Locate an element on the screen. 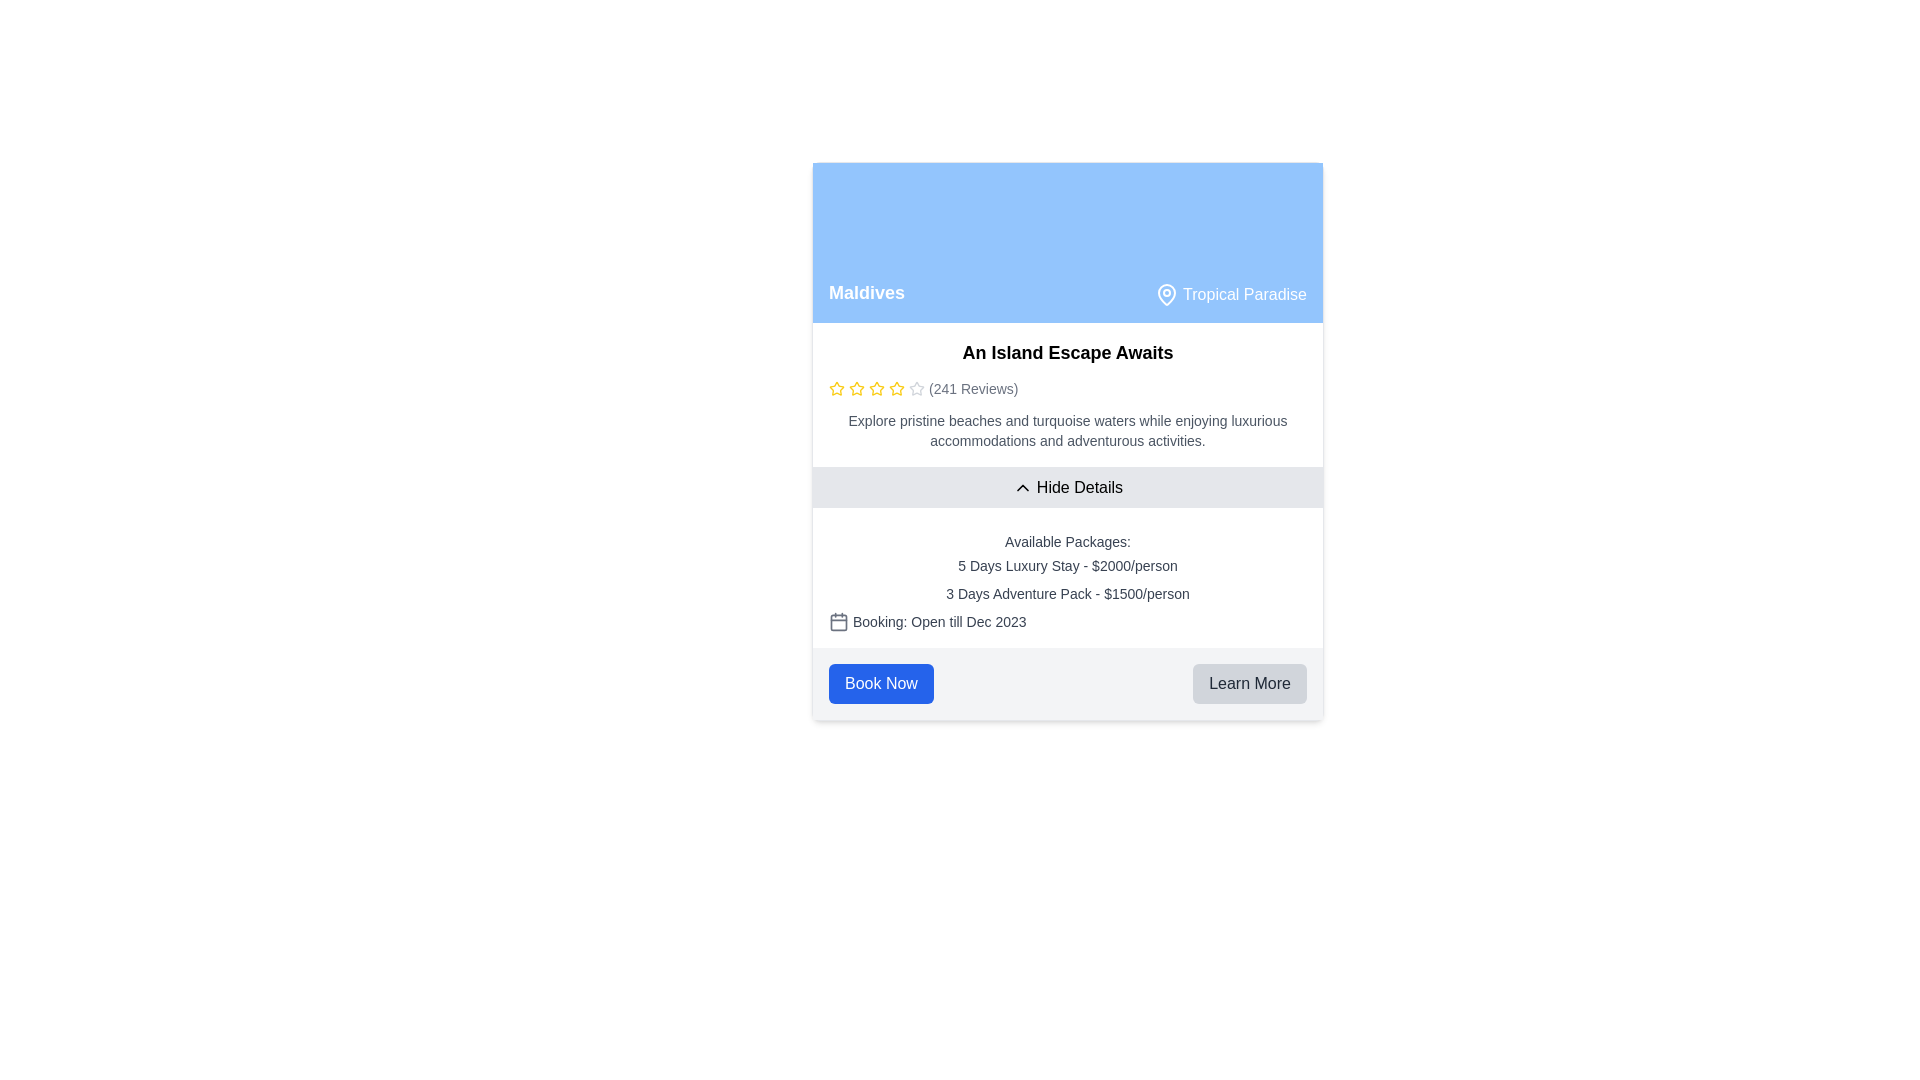  the heart-shaped map pin icon filled with soft blue color located adjacent to the text 'Tropical Paradise' at the top of the card is located at coordinates (1167, 294).